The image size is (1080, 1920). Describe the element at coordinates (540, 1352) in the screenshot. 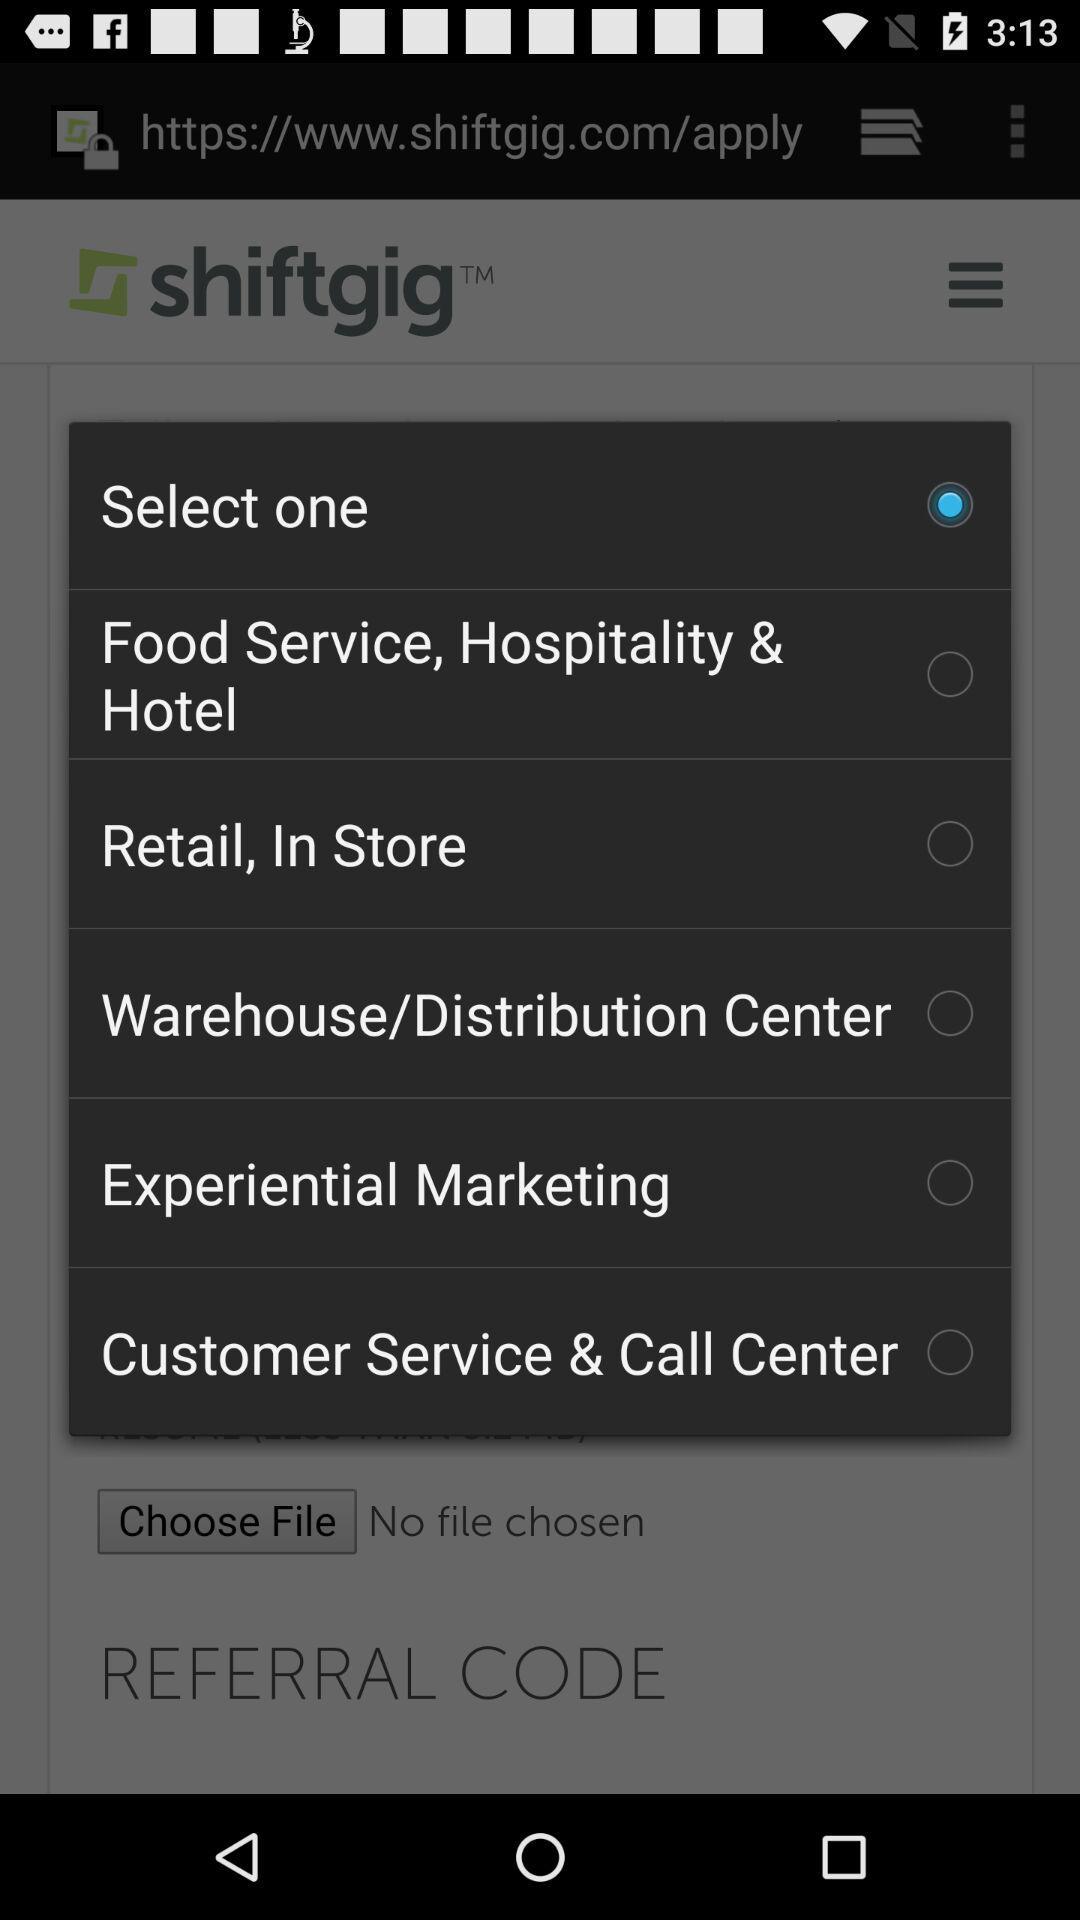

I see `the icon at the bottom` at that location.